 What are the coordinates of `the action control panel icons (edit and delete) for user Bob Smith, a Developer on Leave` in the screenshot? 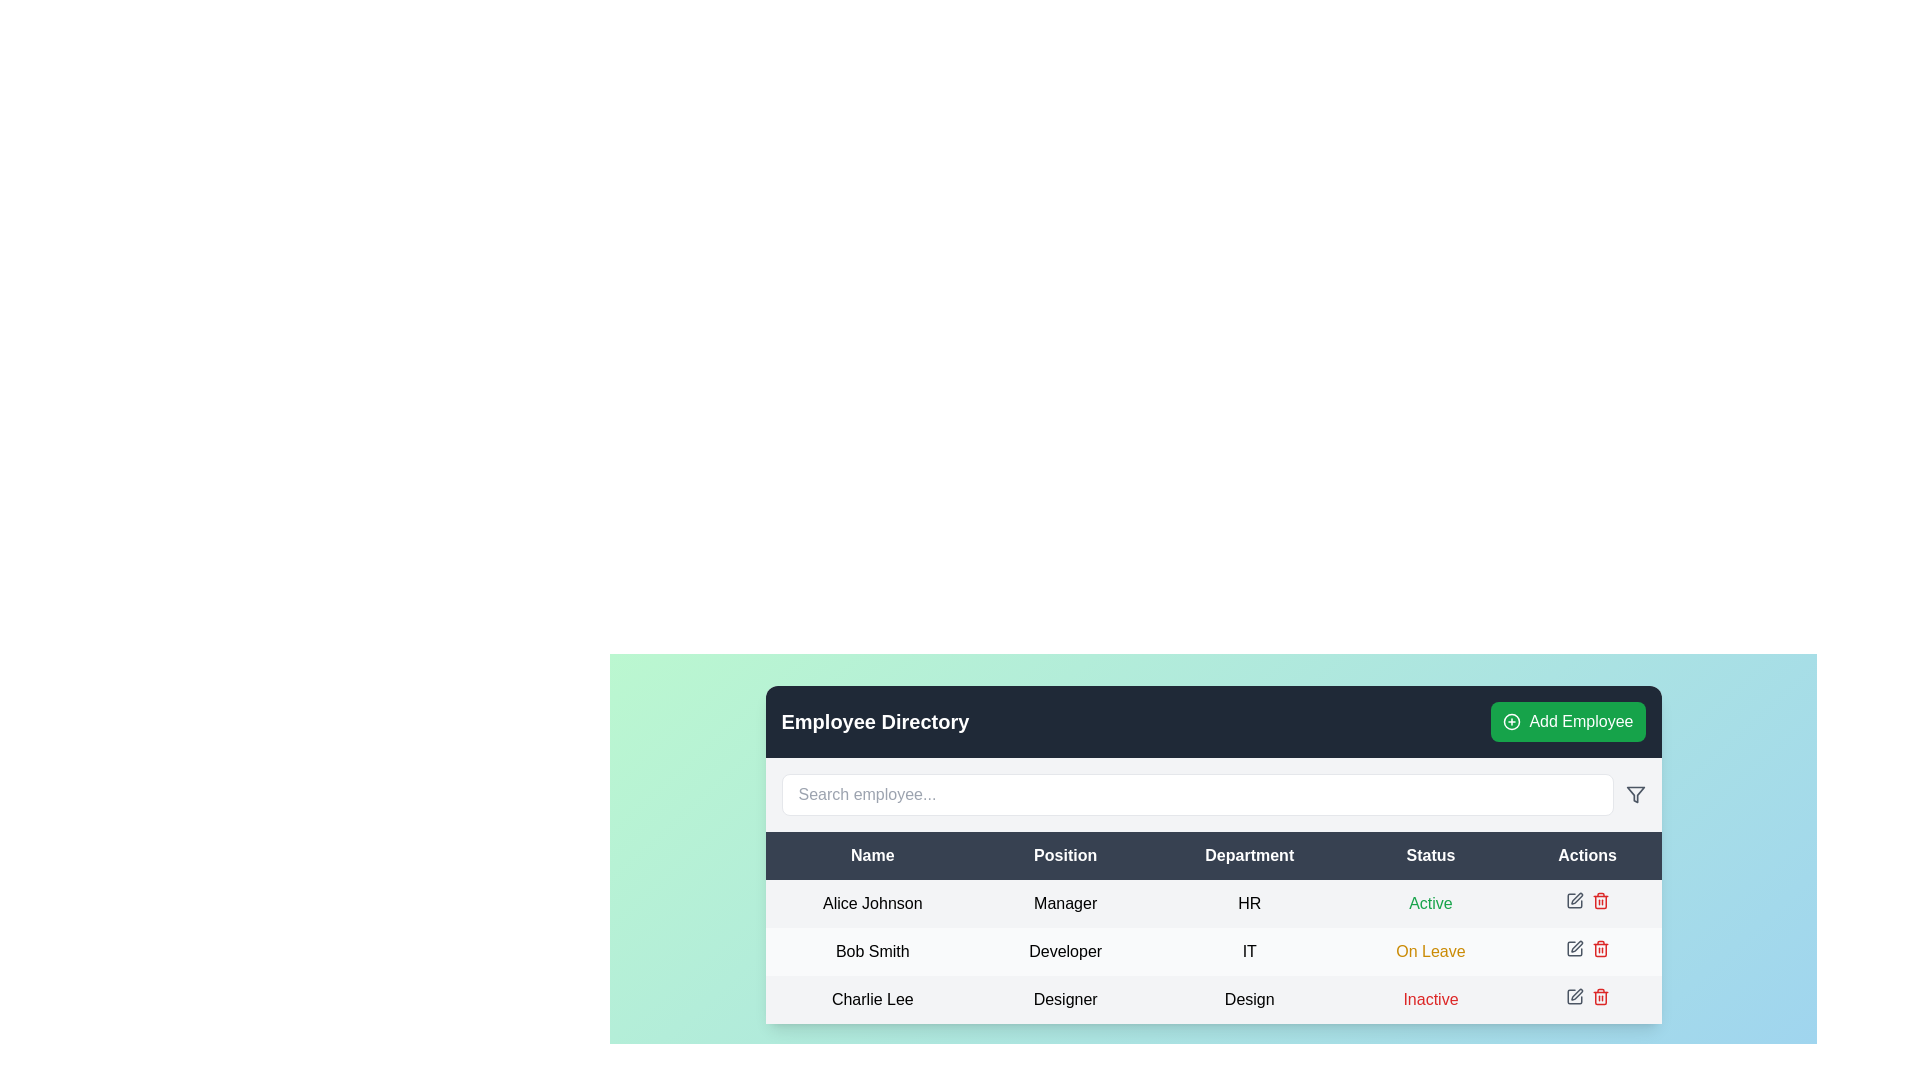 It's located at (1586, 947).